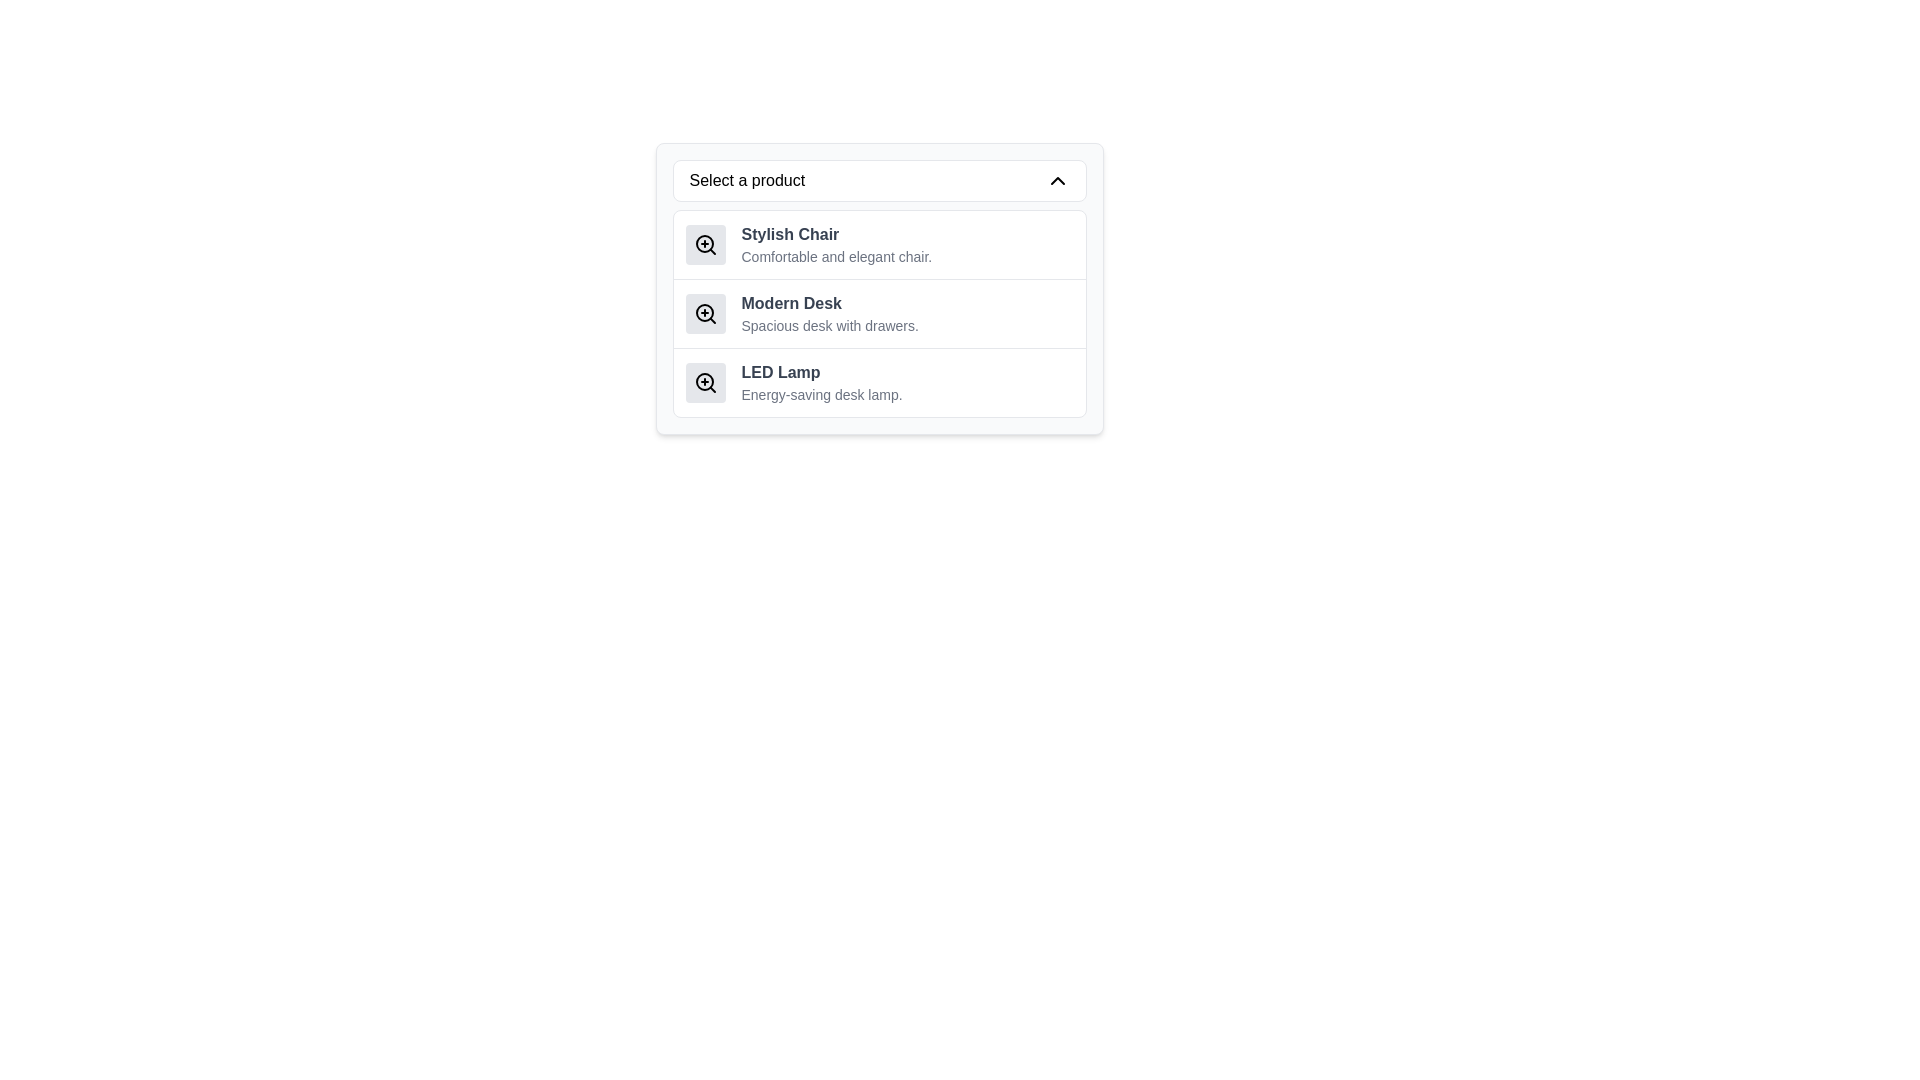  Describe the element at coordinates (808, 244) in the screenshot. I see `the product description element for 'Stylish Chair'` at that location.